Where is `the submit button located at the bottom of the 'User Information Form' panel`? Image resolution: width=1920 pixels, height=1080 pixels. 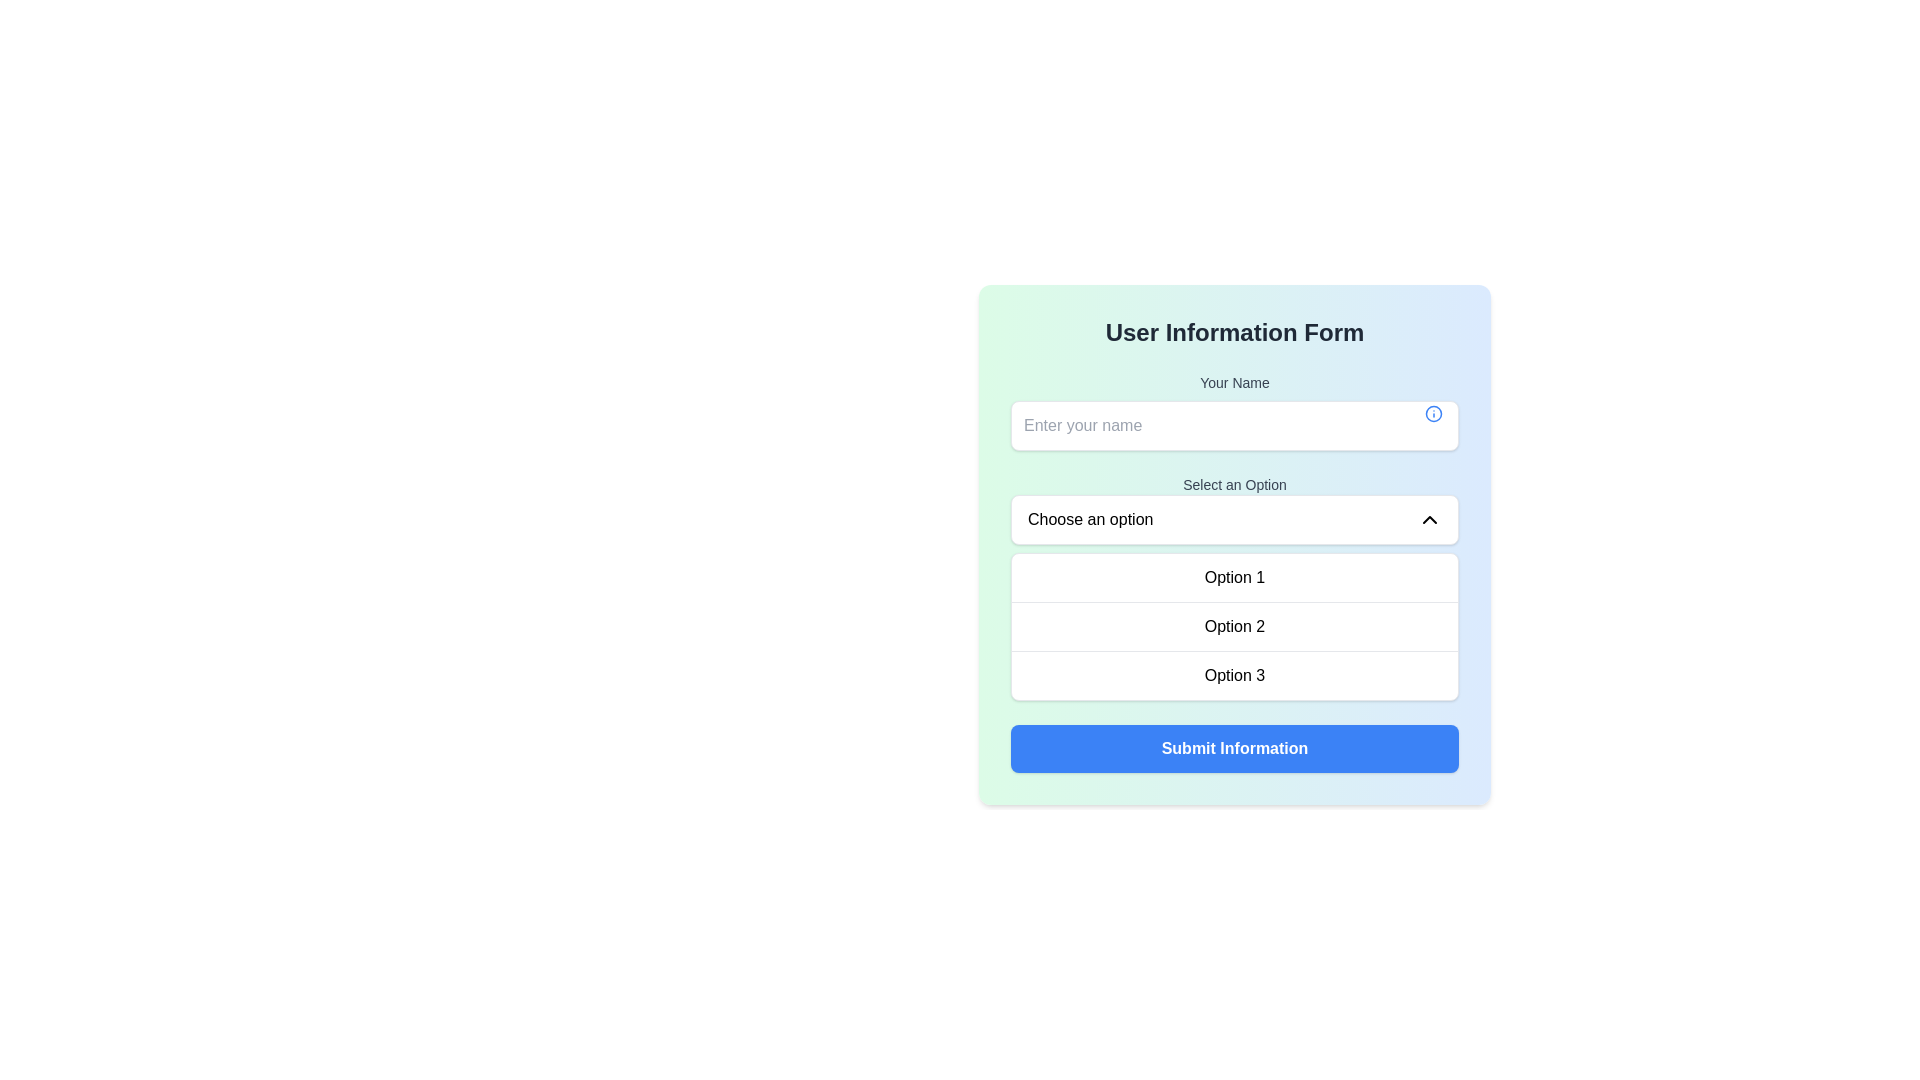
the submit button located at the bottom of the 'User Information Form' panel is located at coordinates (1233, 748).